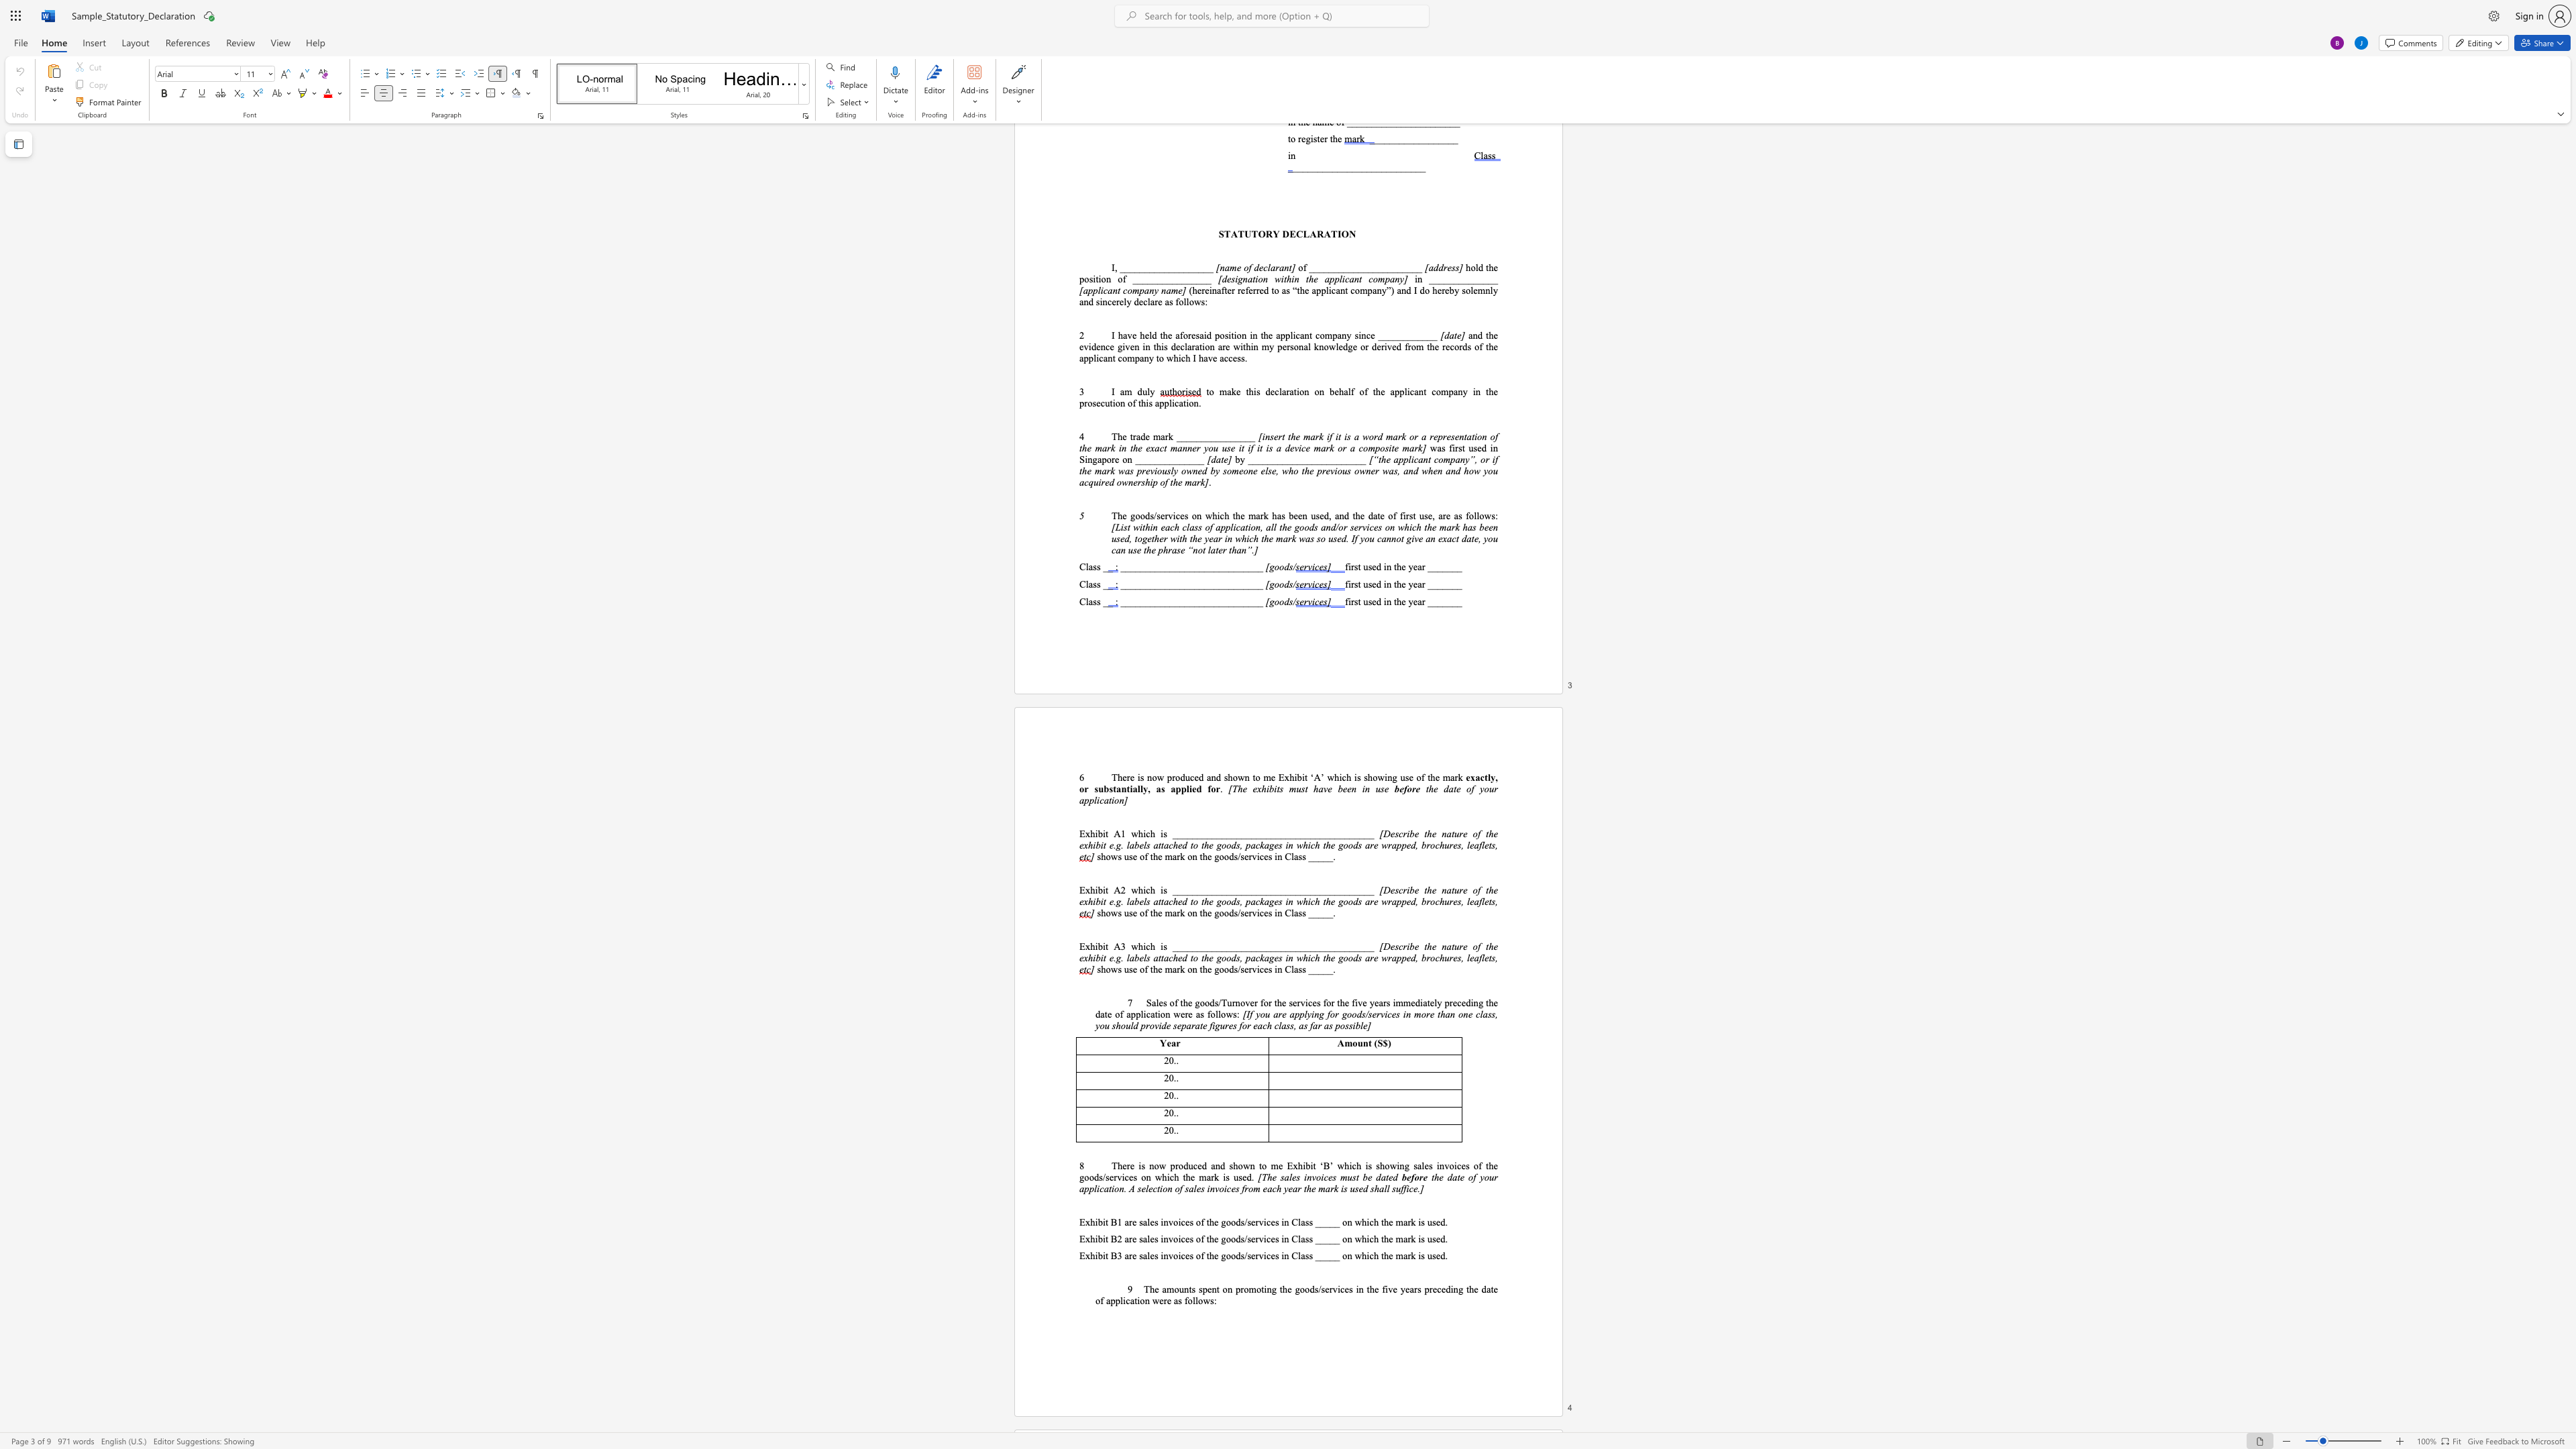 The image size is (2576, 1449). I want to click on the subset text "hich the mark is use" within the text "There is now produced and shown to me Exhibit ‘B’ which is showing sales invoices of the goods/services on which the mark is used.", so click(1161, 1177).